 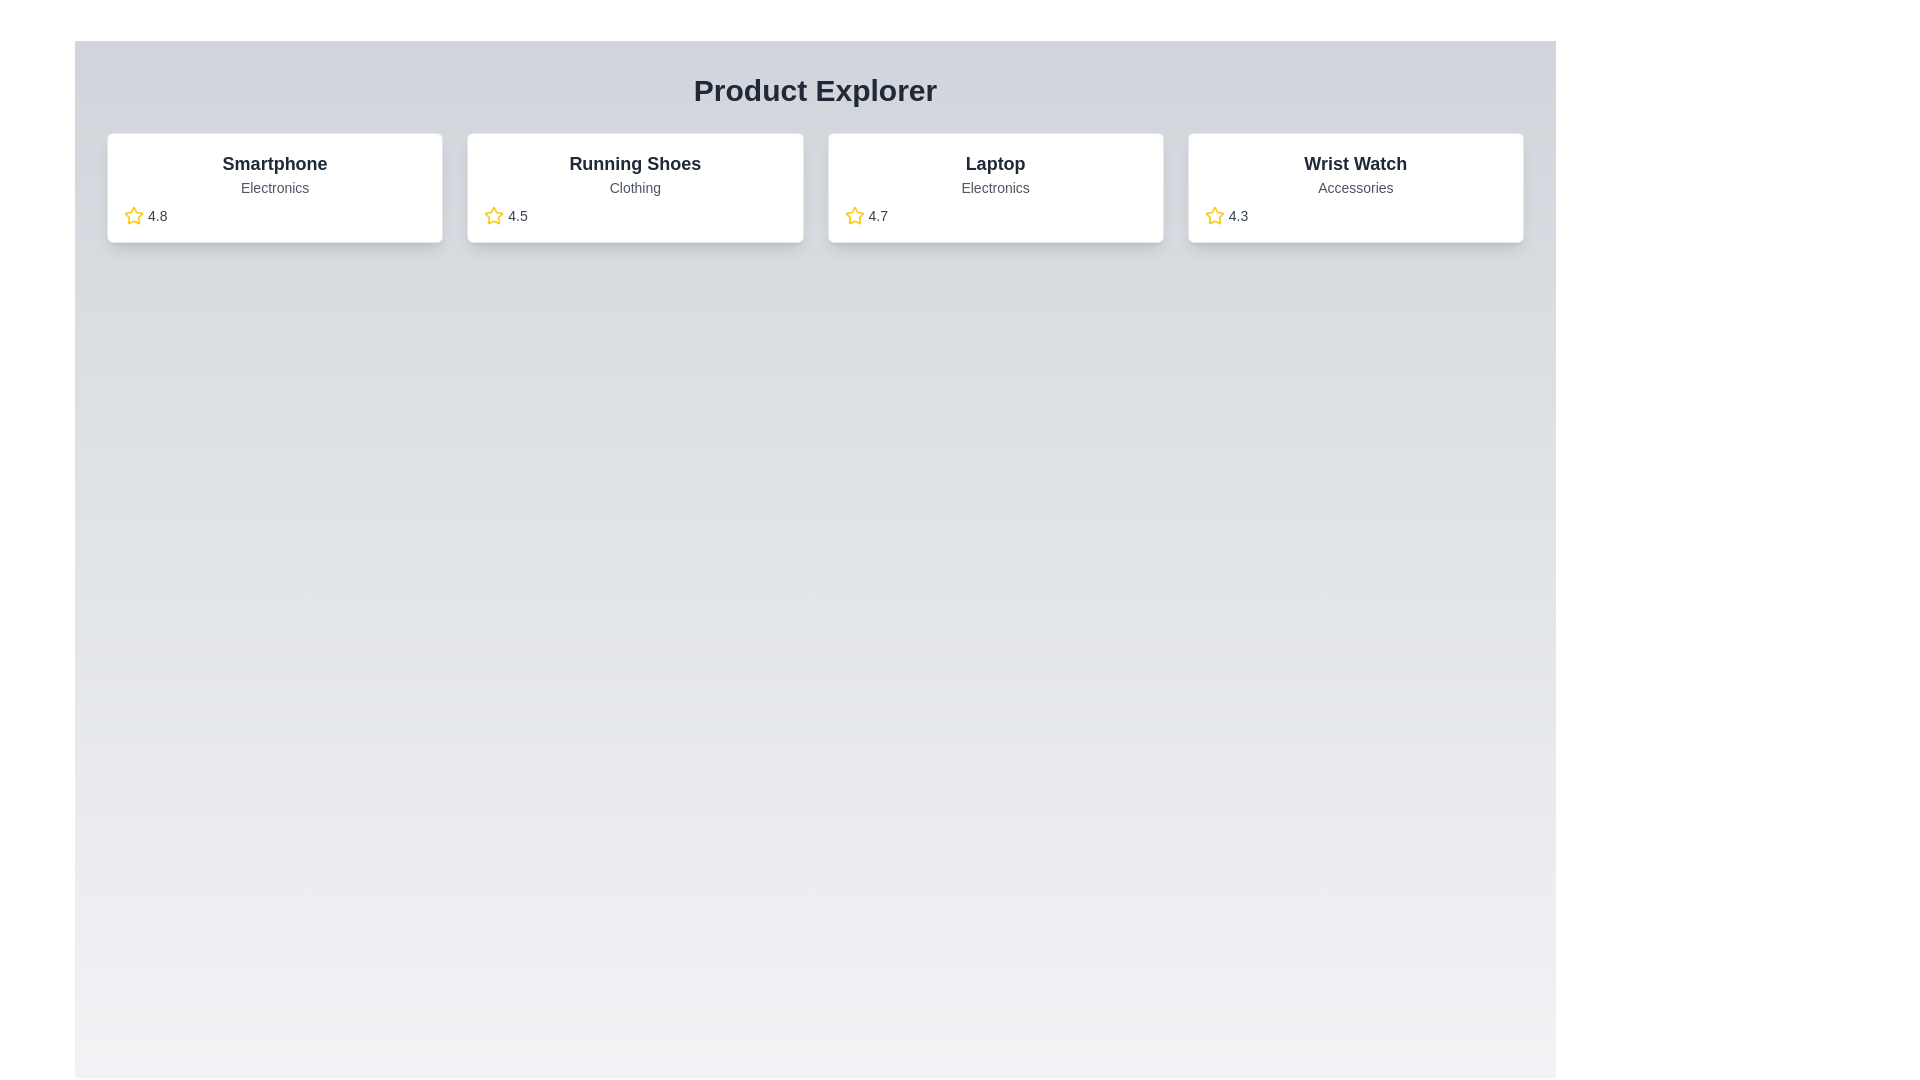 What do you see at coordinates (634, 188) in the screenshot?
I see `the second product card in the product catalog` at bounding box center [634, 188].